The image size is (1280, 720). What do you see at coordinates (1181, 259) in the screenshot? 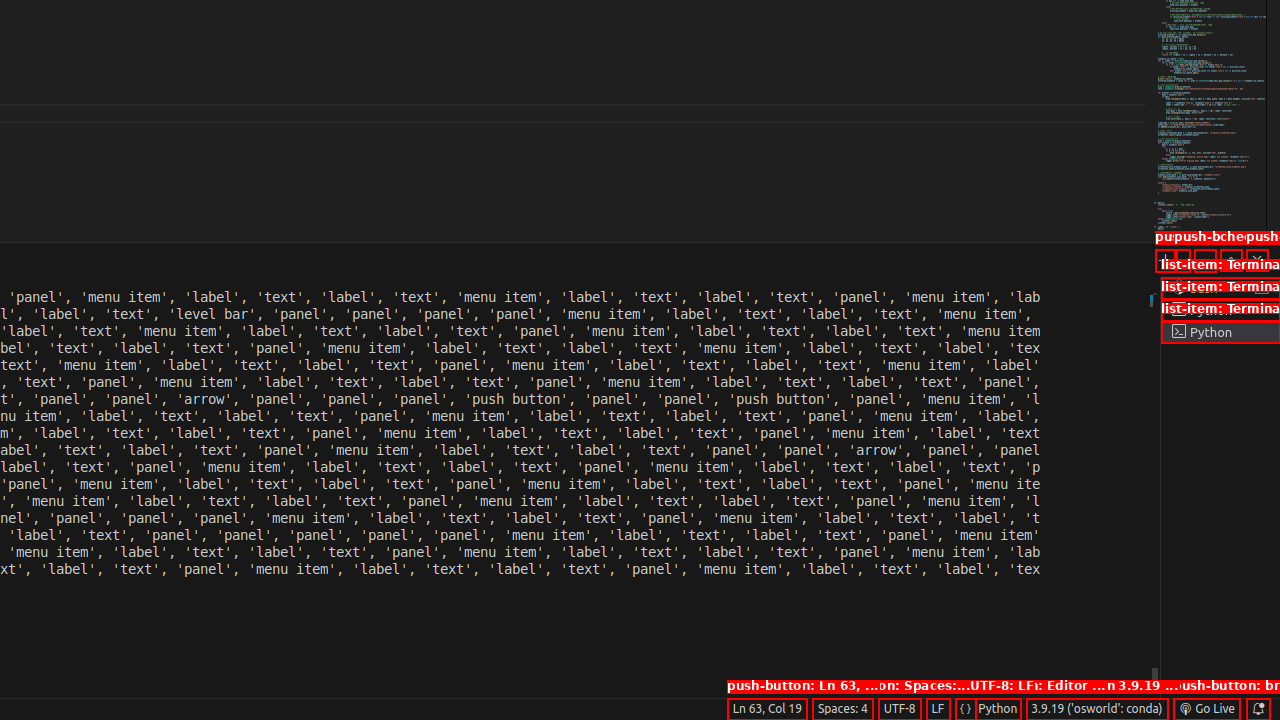
I see `'Launch Profile...'` at bounding box center [1181, 259].